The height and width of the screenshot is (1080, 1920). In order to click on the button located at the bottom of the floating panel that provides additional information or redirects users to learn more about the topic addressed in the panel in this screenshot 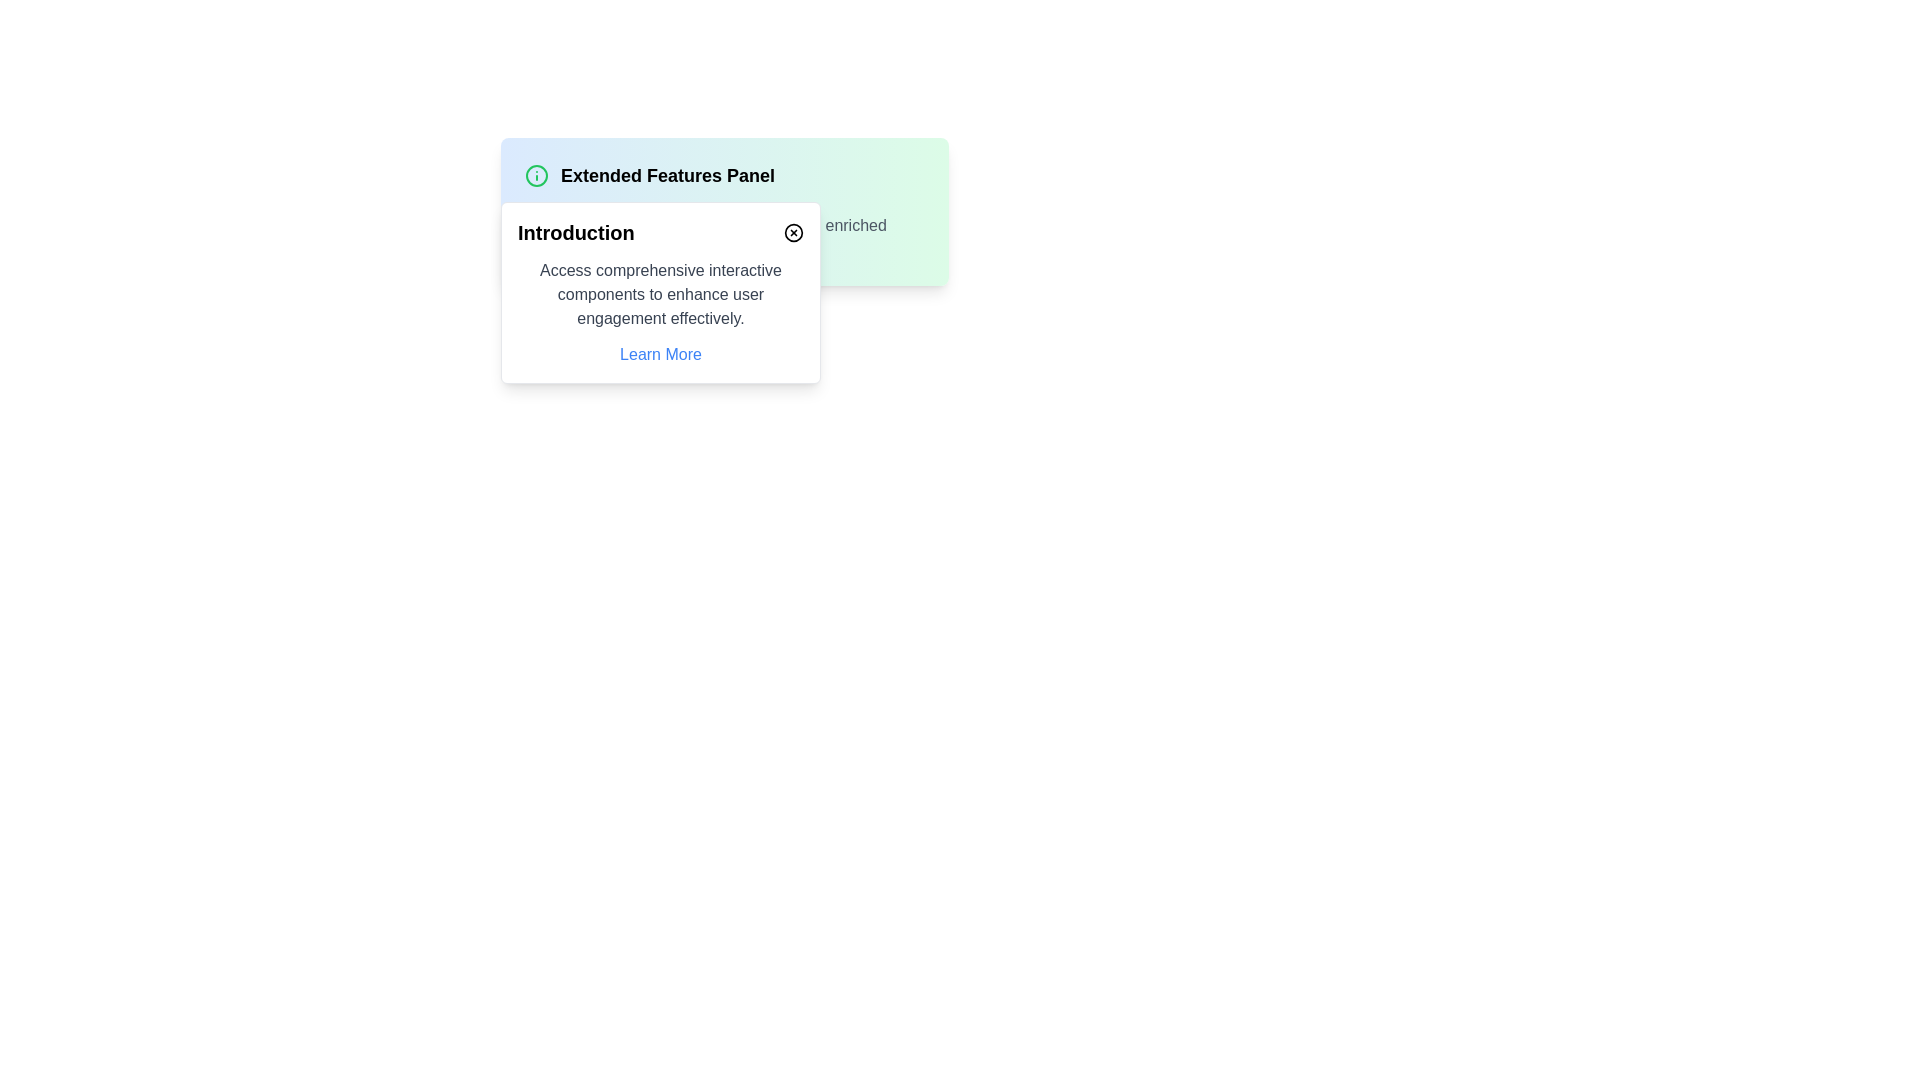, I will do `click(661, 353)`.